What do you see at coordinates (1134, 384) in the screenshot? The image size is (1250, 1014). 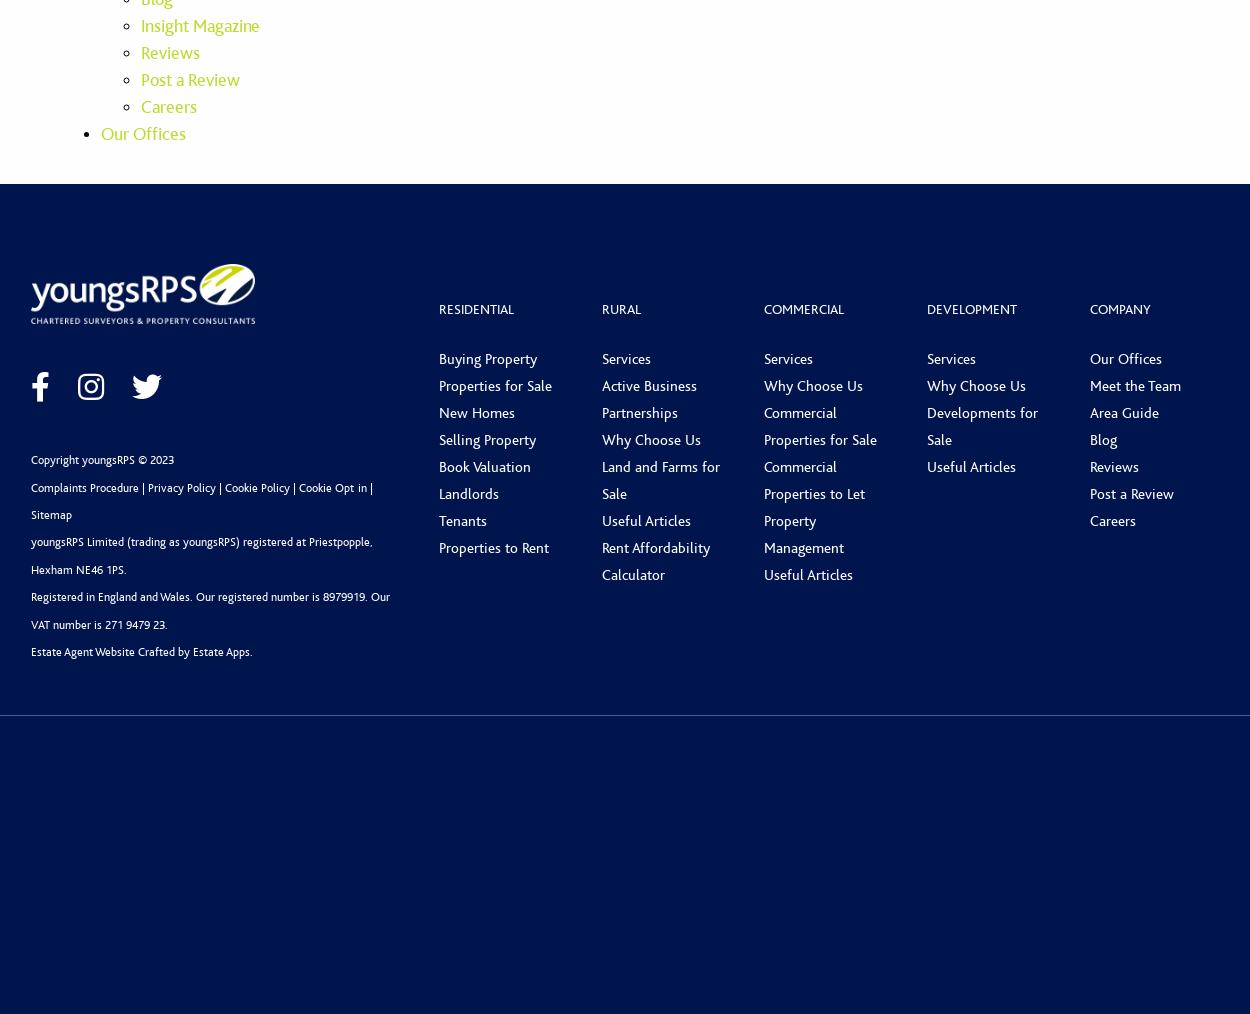 I see `'Meet the Team'` at bounding box center [1134, 384].